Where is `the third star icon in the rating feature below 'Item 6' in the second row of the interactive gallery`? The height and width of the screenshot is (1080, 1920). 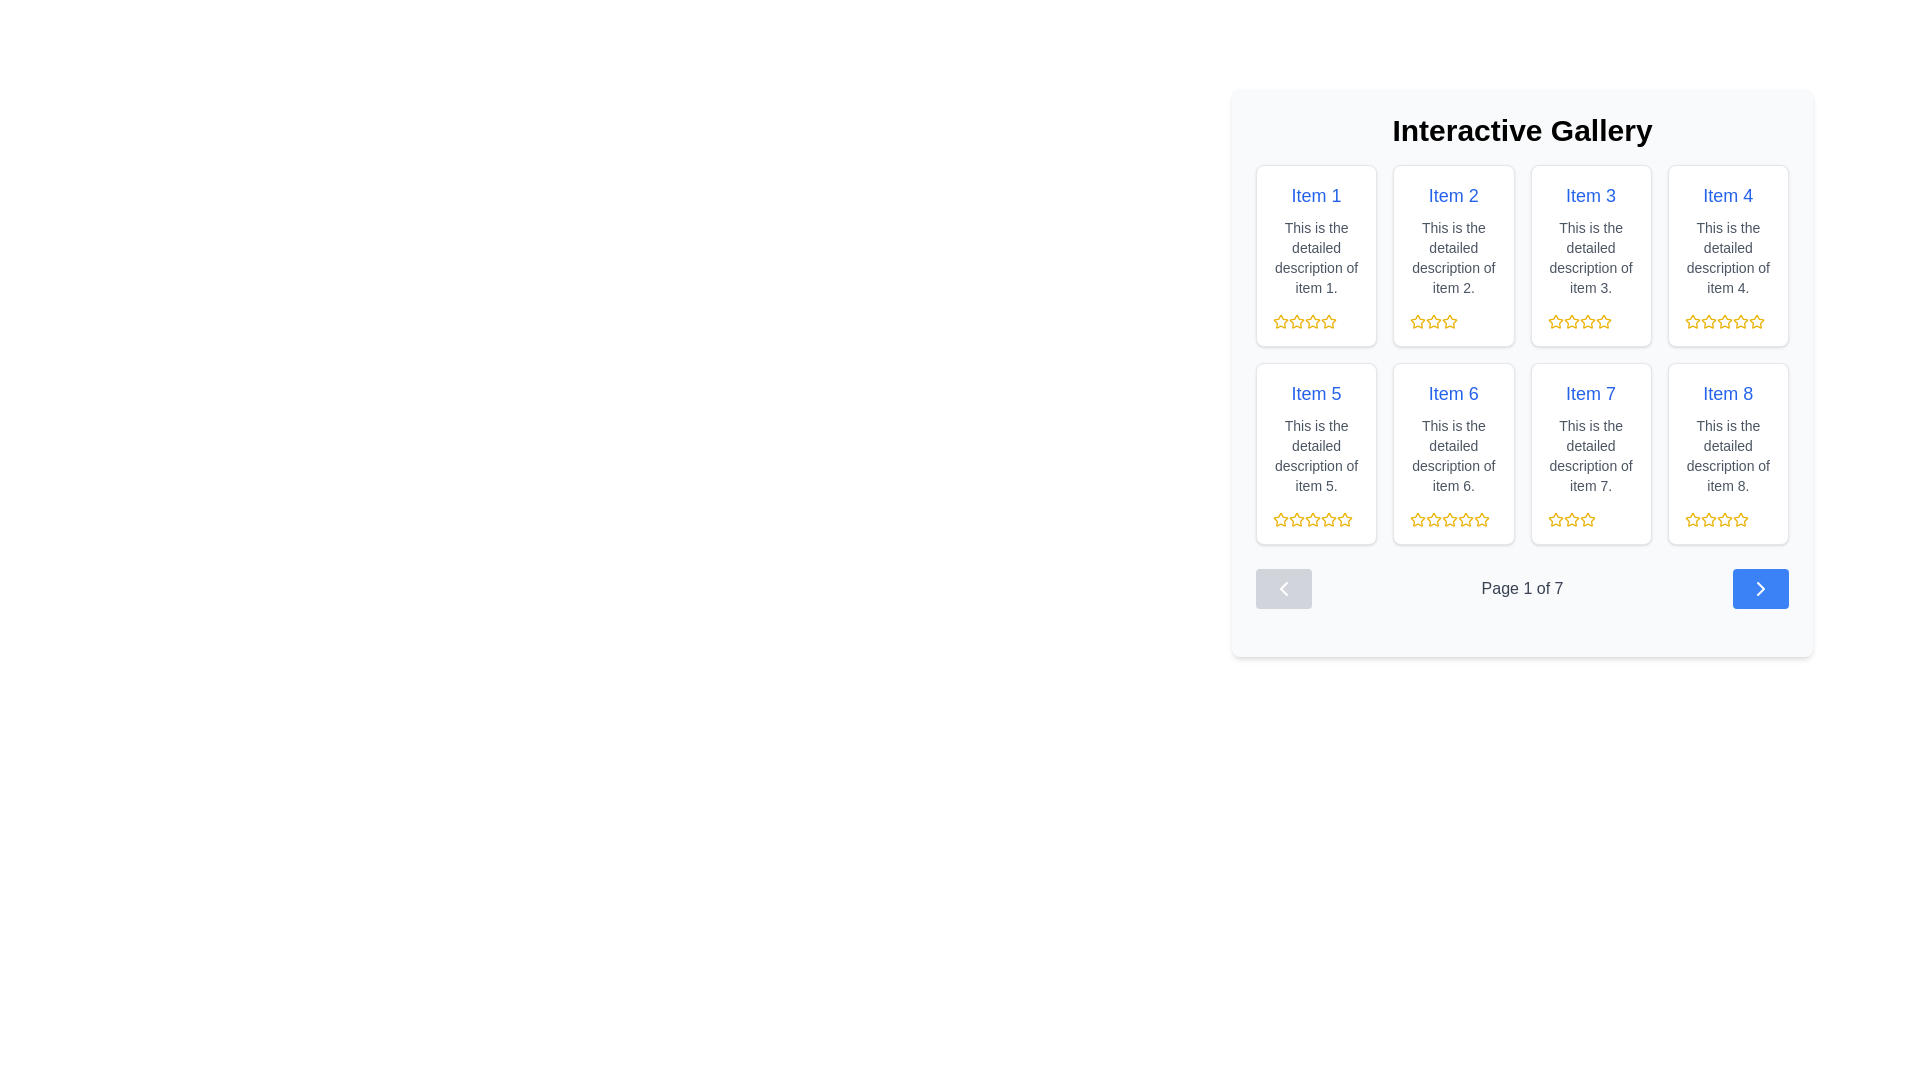 the third star icon in the rating feature below 'Item 6' in the second row of the interactive gallery is located at coordinates (1433, 519).